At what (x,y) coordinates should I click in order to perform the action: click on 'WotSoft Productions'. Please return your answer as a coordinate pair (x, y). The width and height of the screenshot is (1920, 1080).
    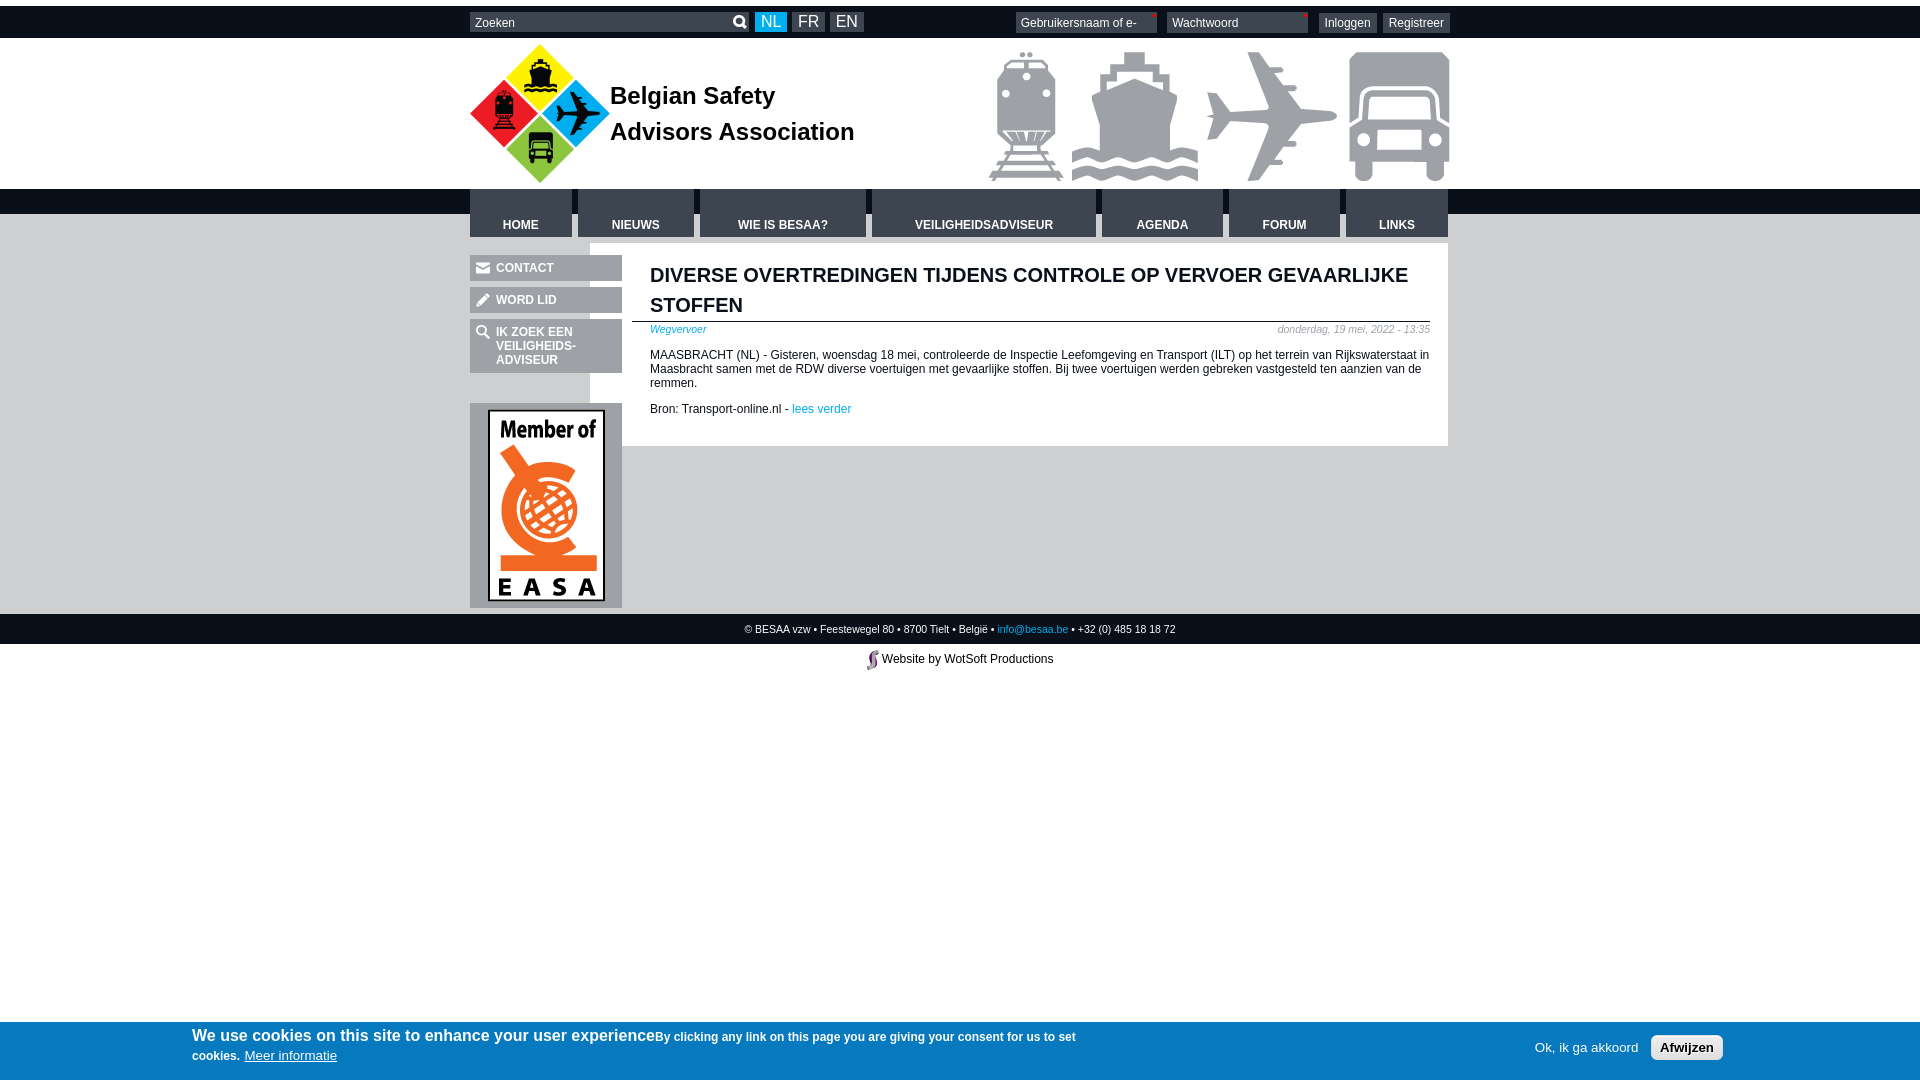
    Looking at the image, I should click on (998, 659).